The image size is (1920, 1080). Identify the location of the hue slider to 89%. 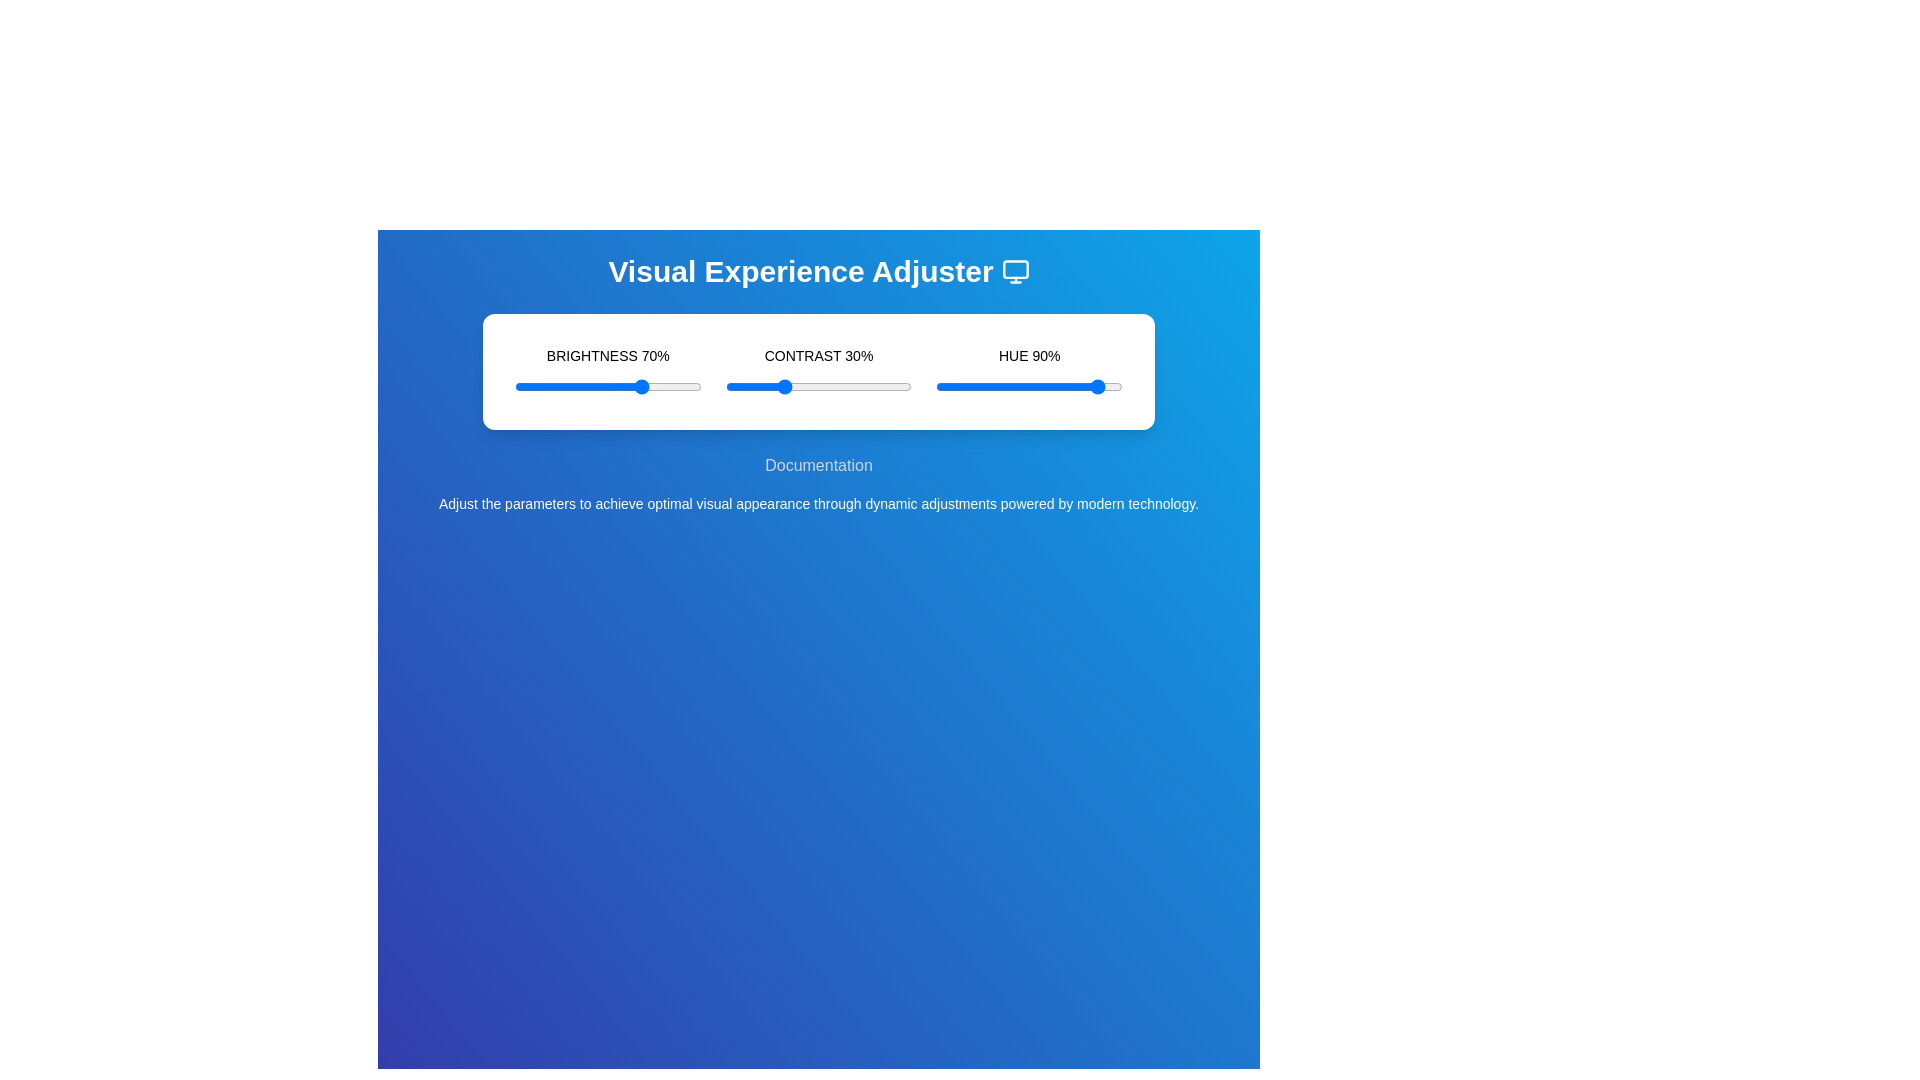
(1101, 386).